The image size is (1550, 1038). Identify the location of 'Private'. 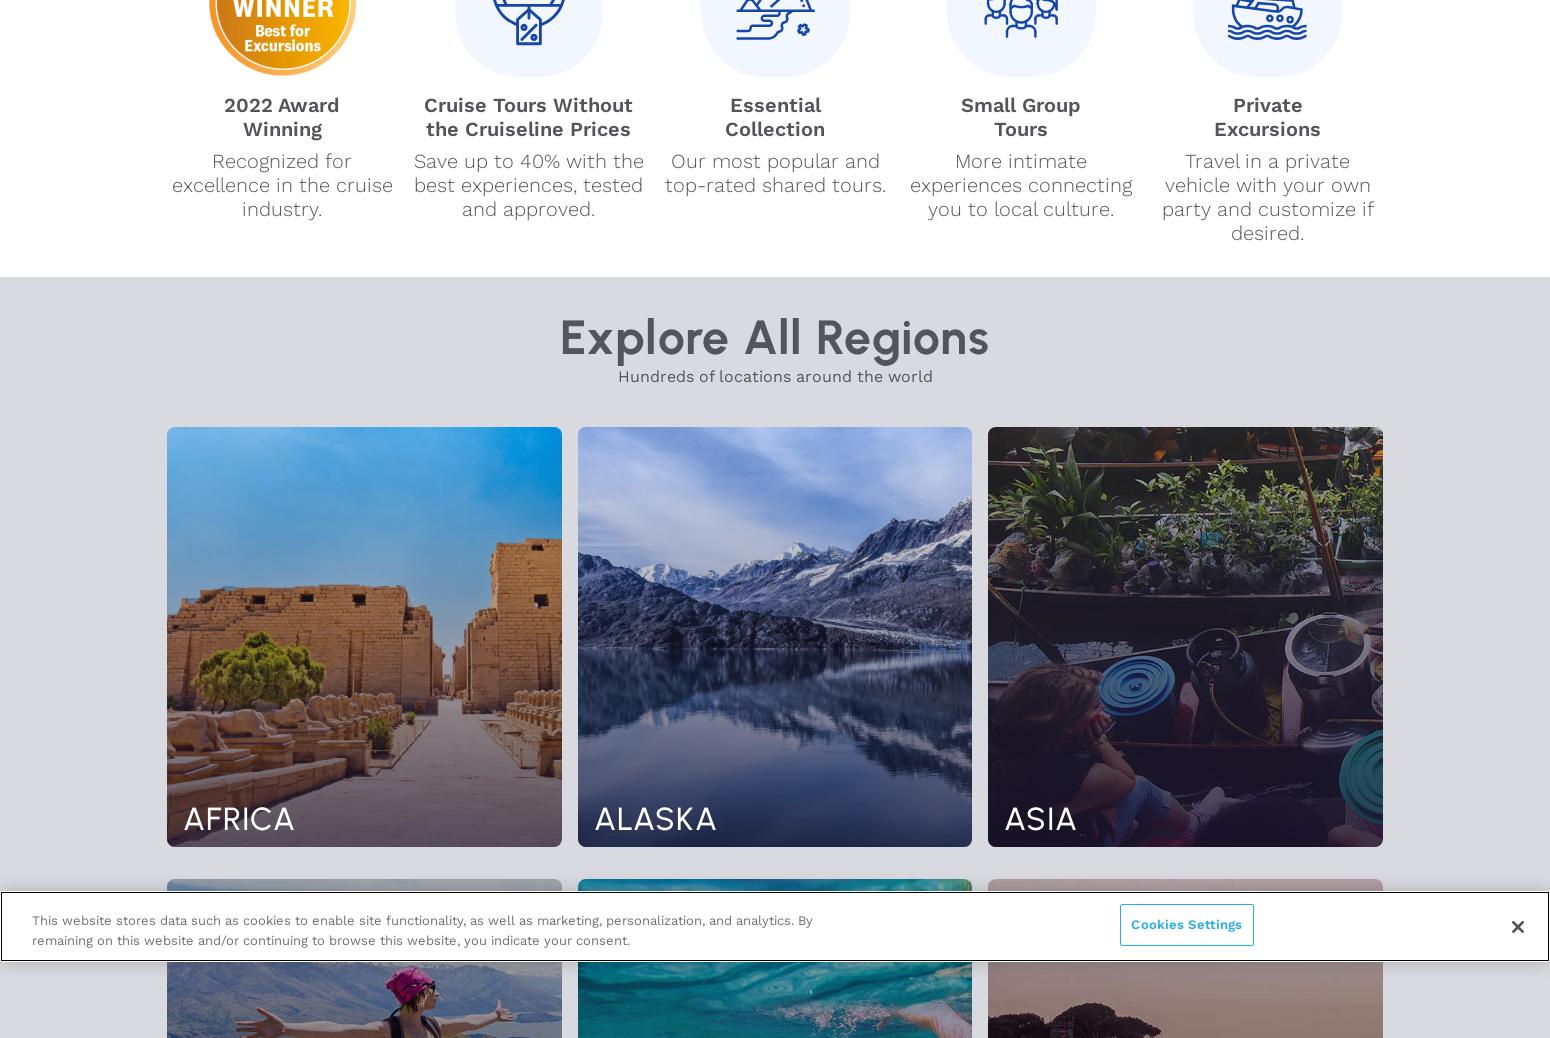
(1265, 103).